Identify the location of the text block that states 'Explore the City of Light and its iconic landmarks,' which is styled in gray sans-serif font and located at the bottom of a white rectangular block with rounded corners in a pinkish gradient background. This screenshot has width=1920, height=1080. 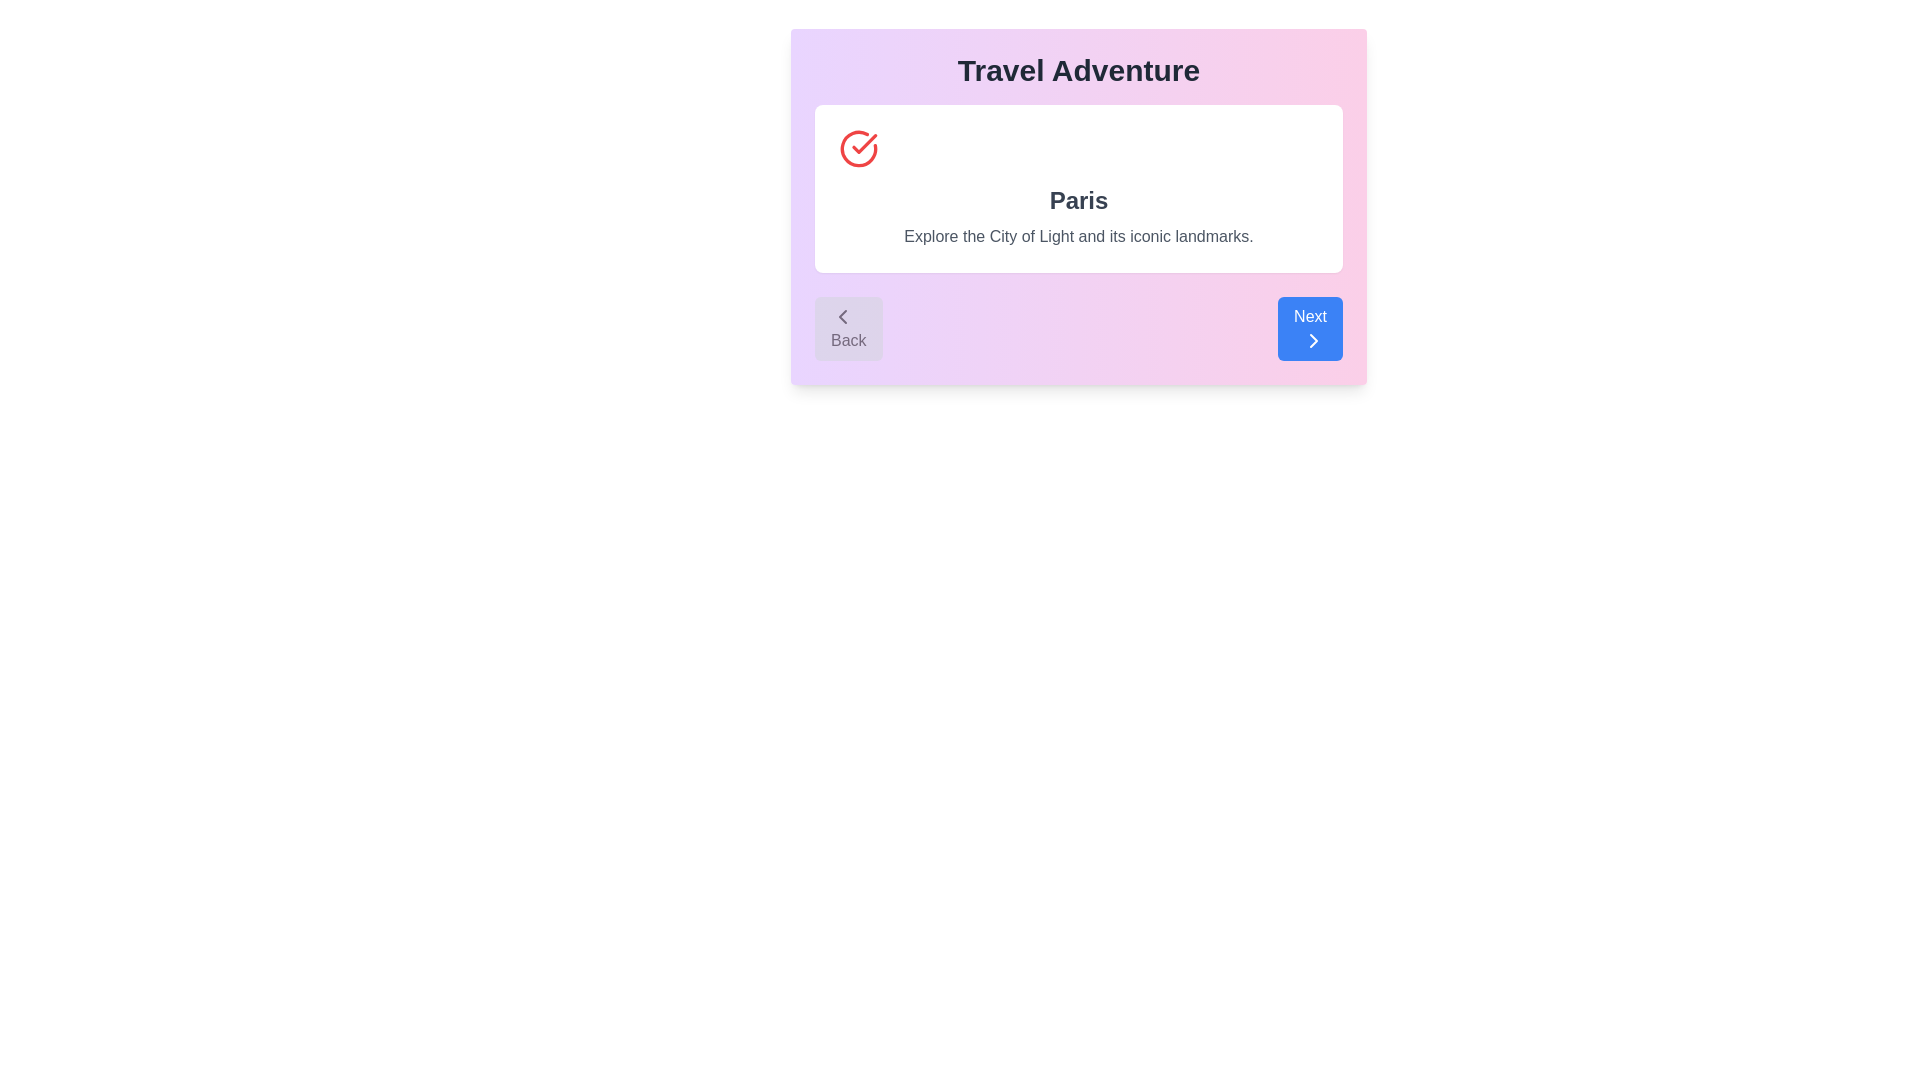
(1078, 235).